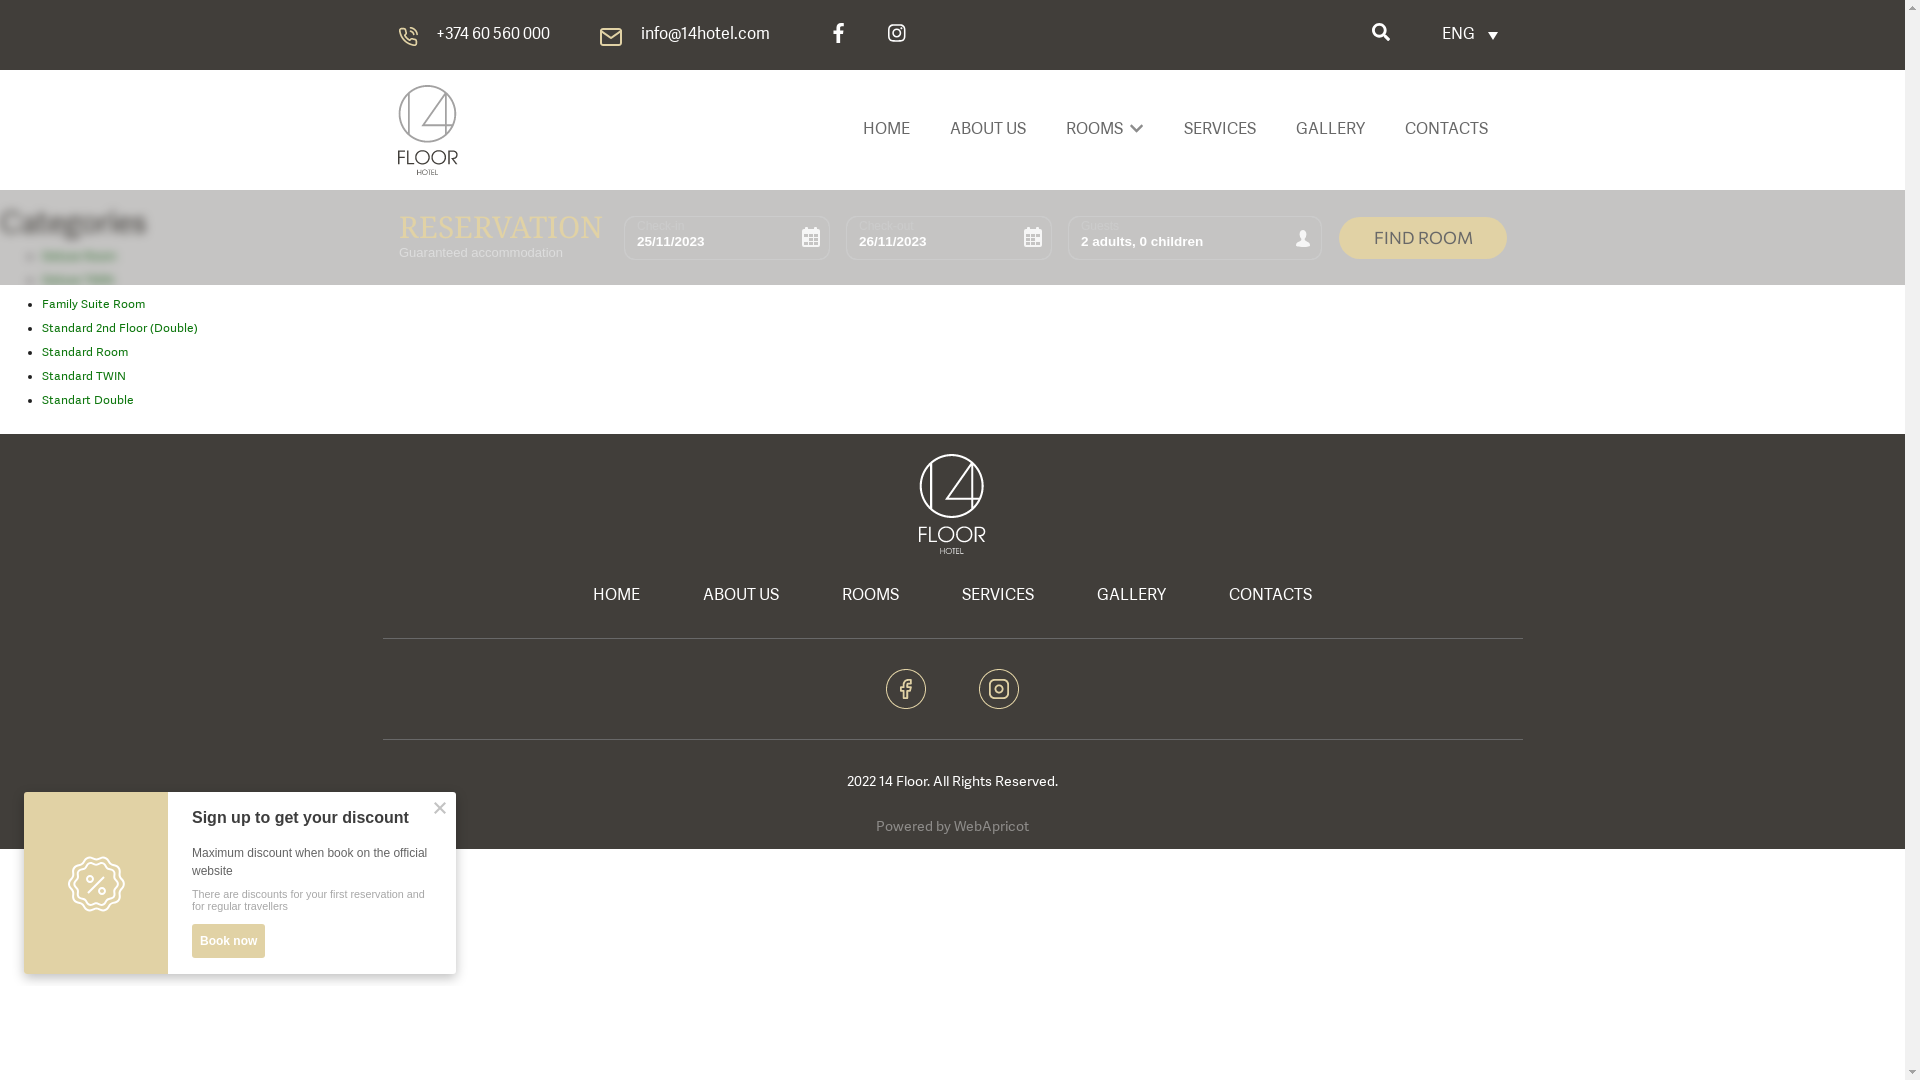 The image size is (1920, 1080). What do you see at coordinates (1269, 595) in the screenshot?
I see `'CONTACTS'` at bounding box center [1269, 595].